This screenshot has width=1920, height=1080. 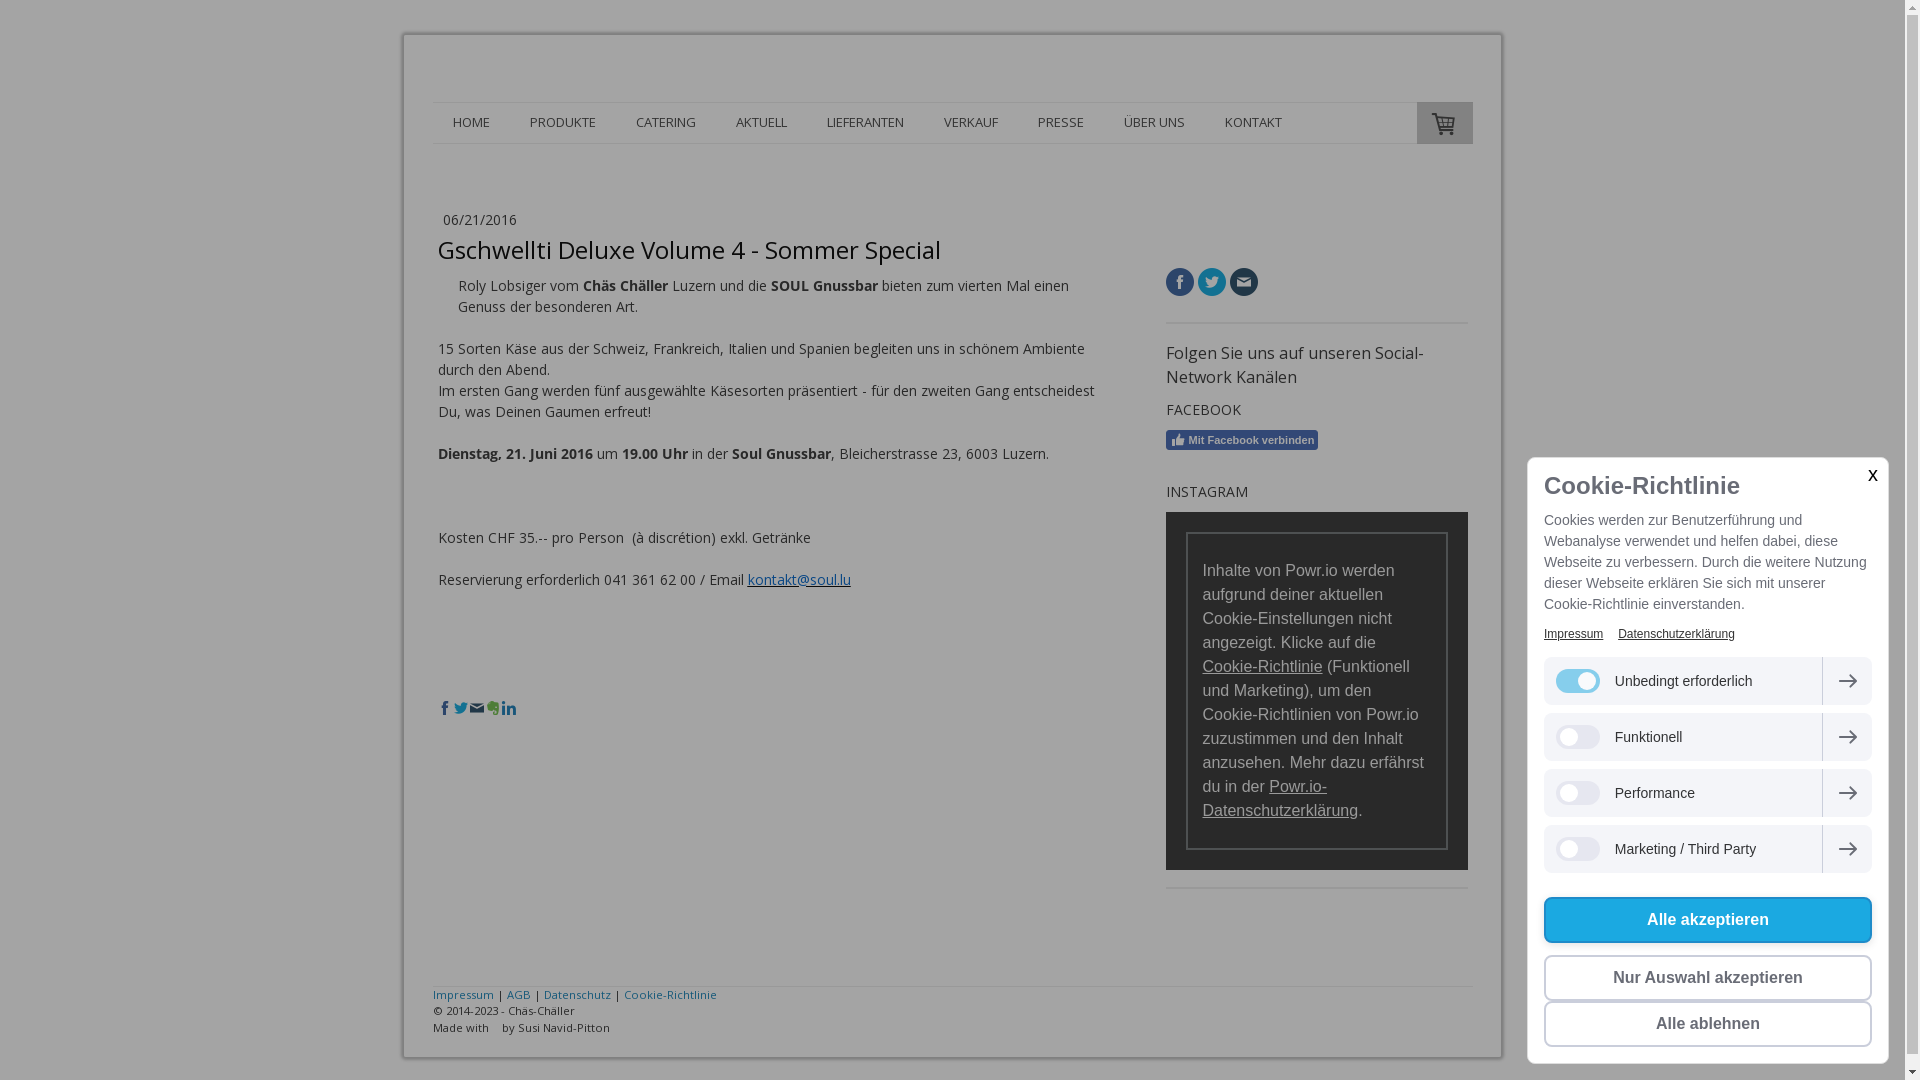 I want to click on 'E-Mail', so click(x=1242, y=281).